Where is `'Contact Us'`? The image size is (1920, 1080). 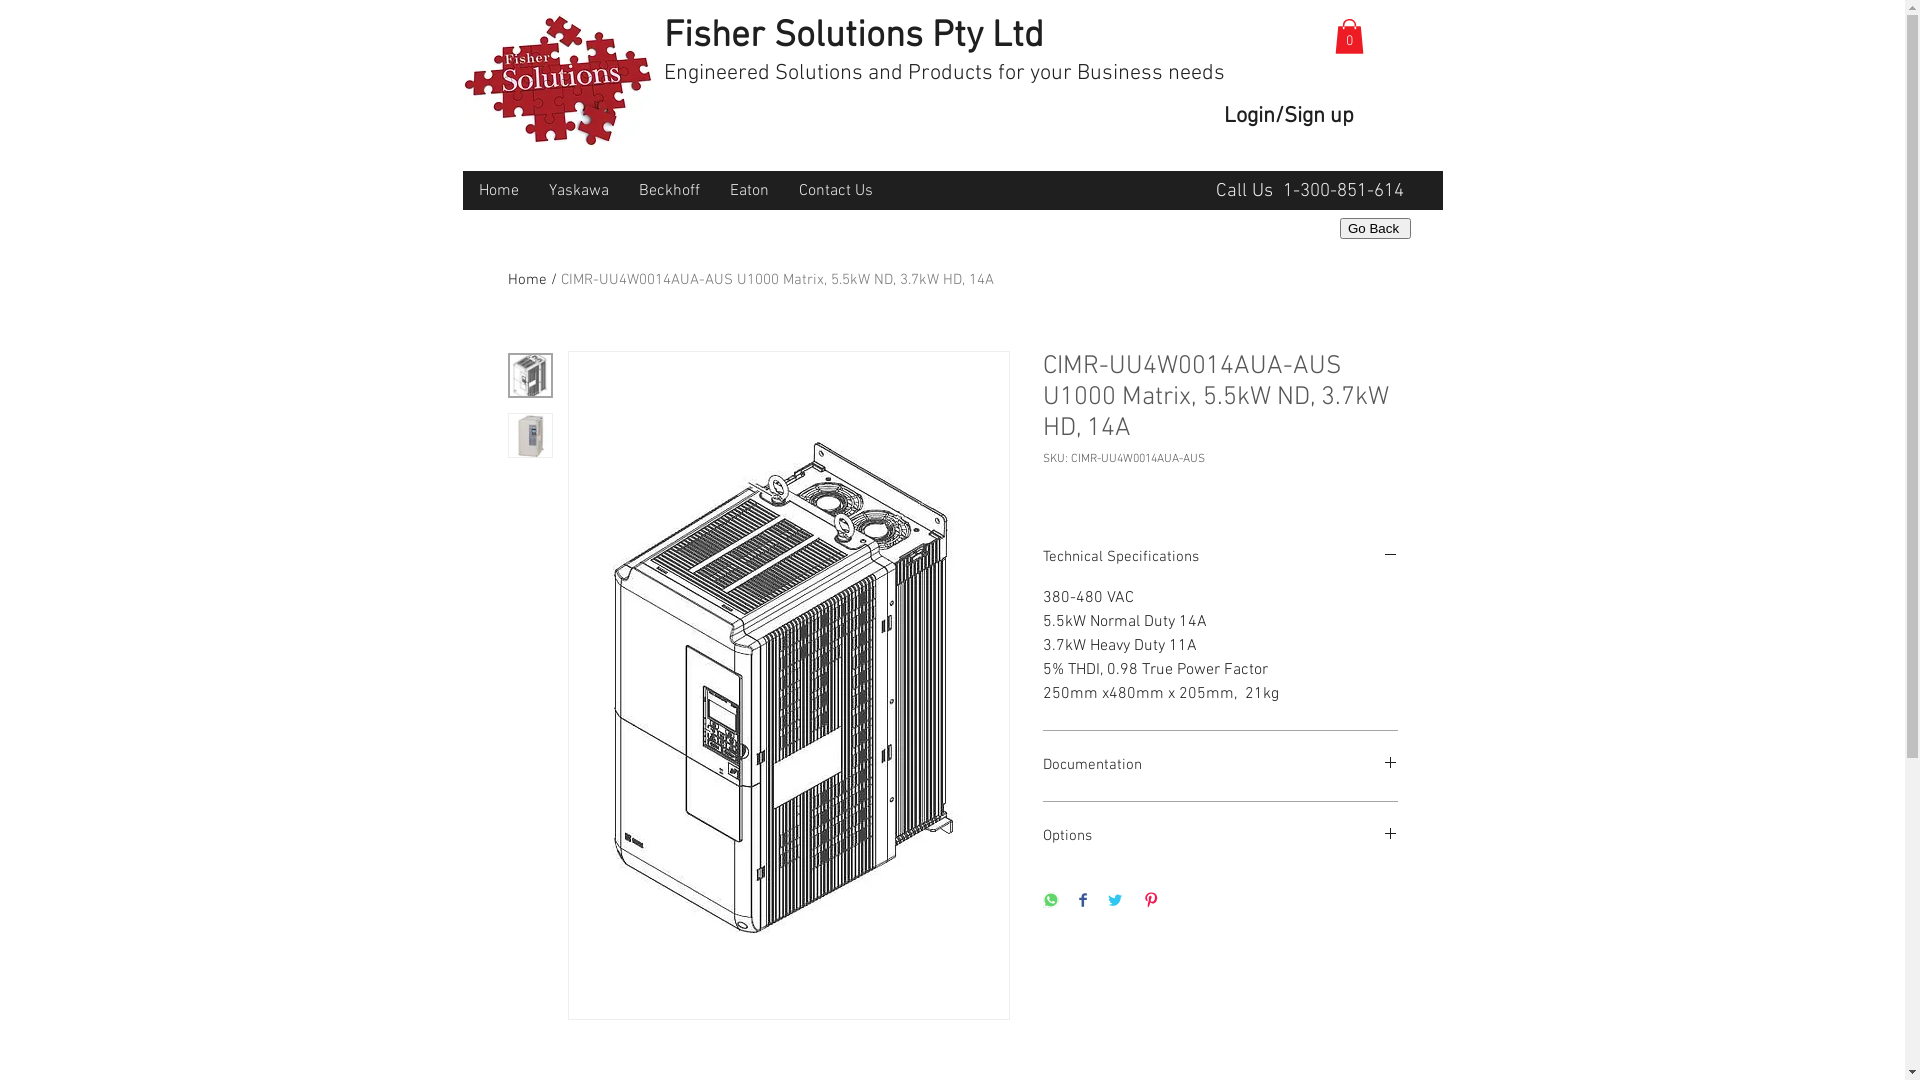 'Contact Us' is located at coordinates (835, 191).